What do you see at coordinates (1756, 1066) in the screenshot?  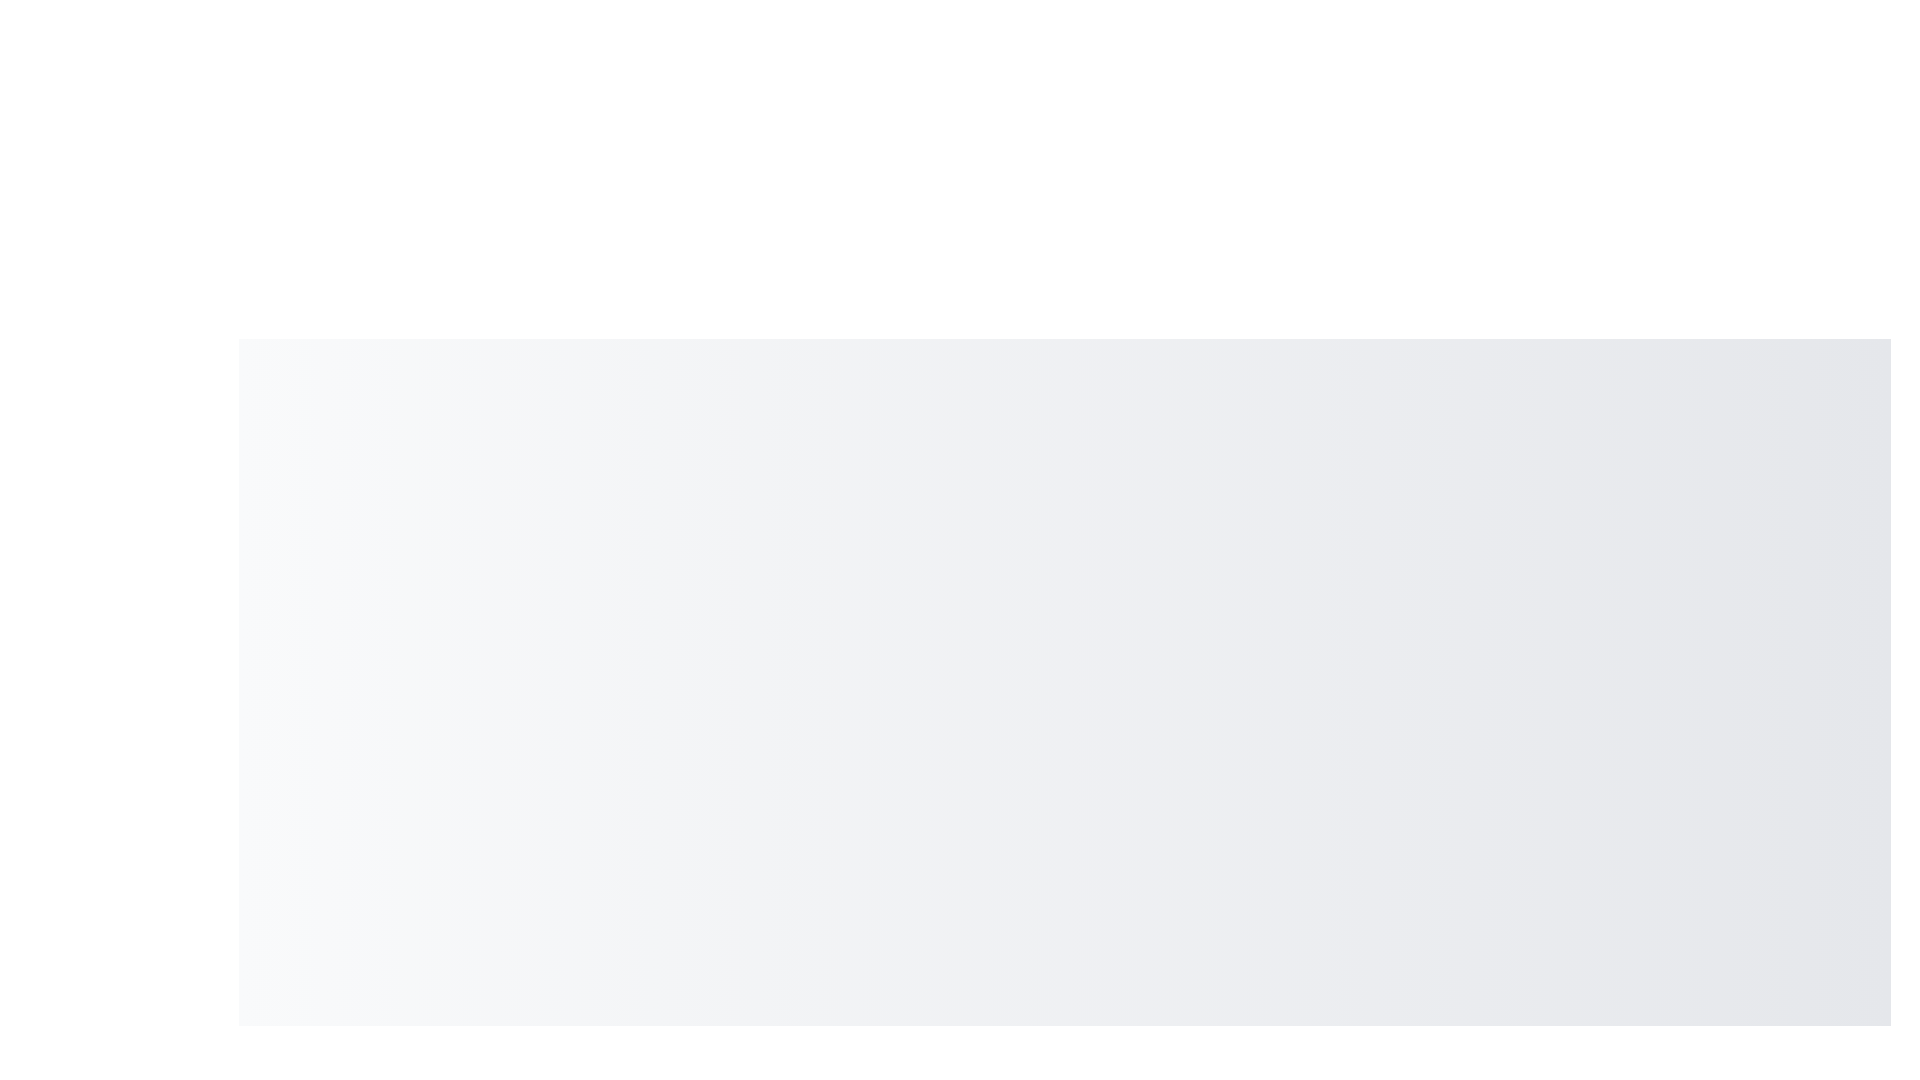 I see `the floating action button to toggle the speed dial menu` at bounding box center [1756, 1066].